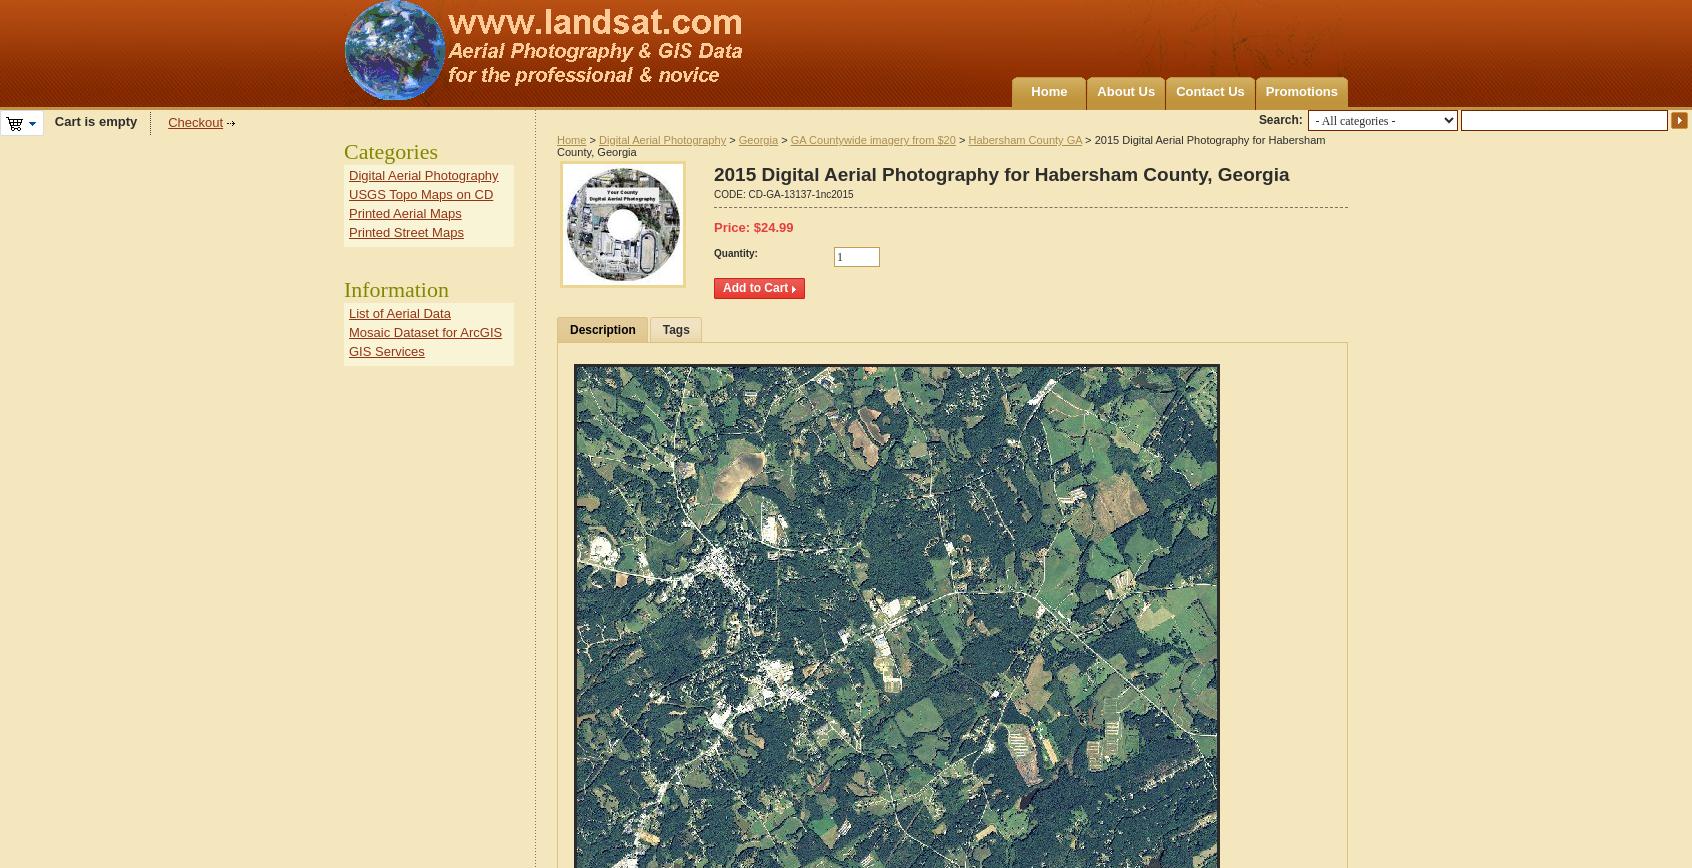 The width and height of the screenshot is (1692, 868). Describe the element at coordinates (390, 151) in the screenshot. I see `'Categories'` at that location.